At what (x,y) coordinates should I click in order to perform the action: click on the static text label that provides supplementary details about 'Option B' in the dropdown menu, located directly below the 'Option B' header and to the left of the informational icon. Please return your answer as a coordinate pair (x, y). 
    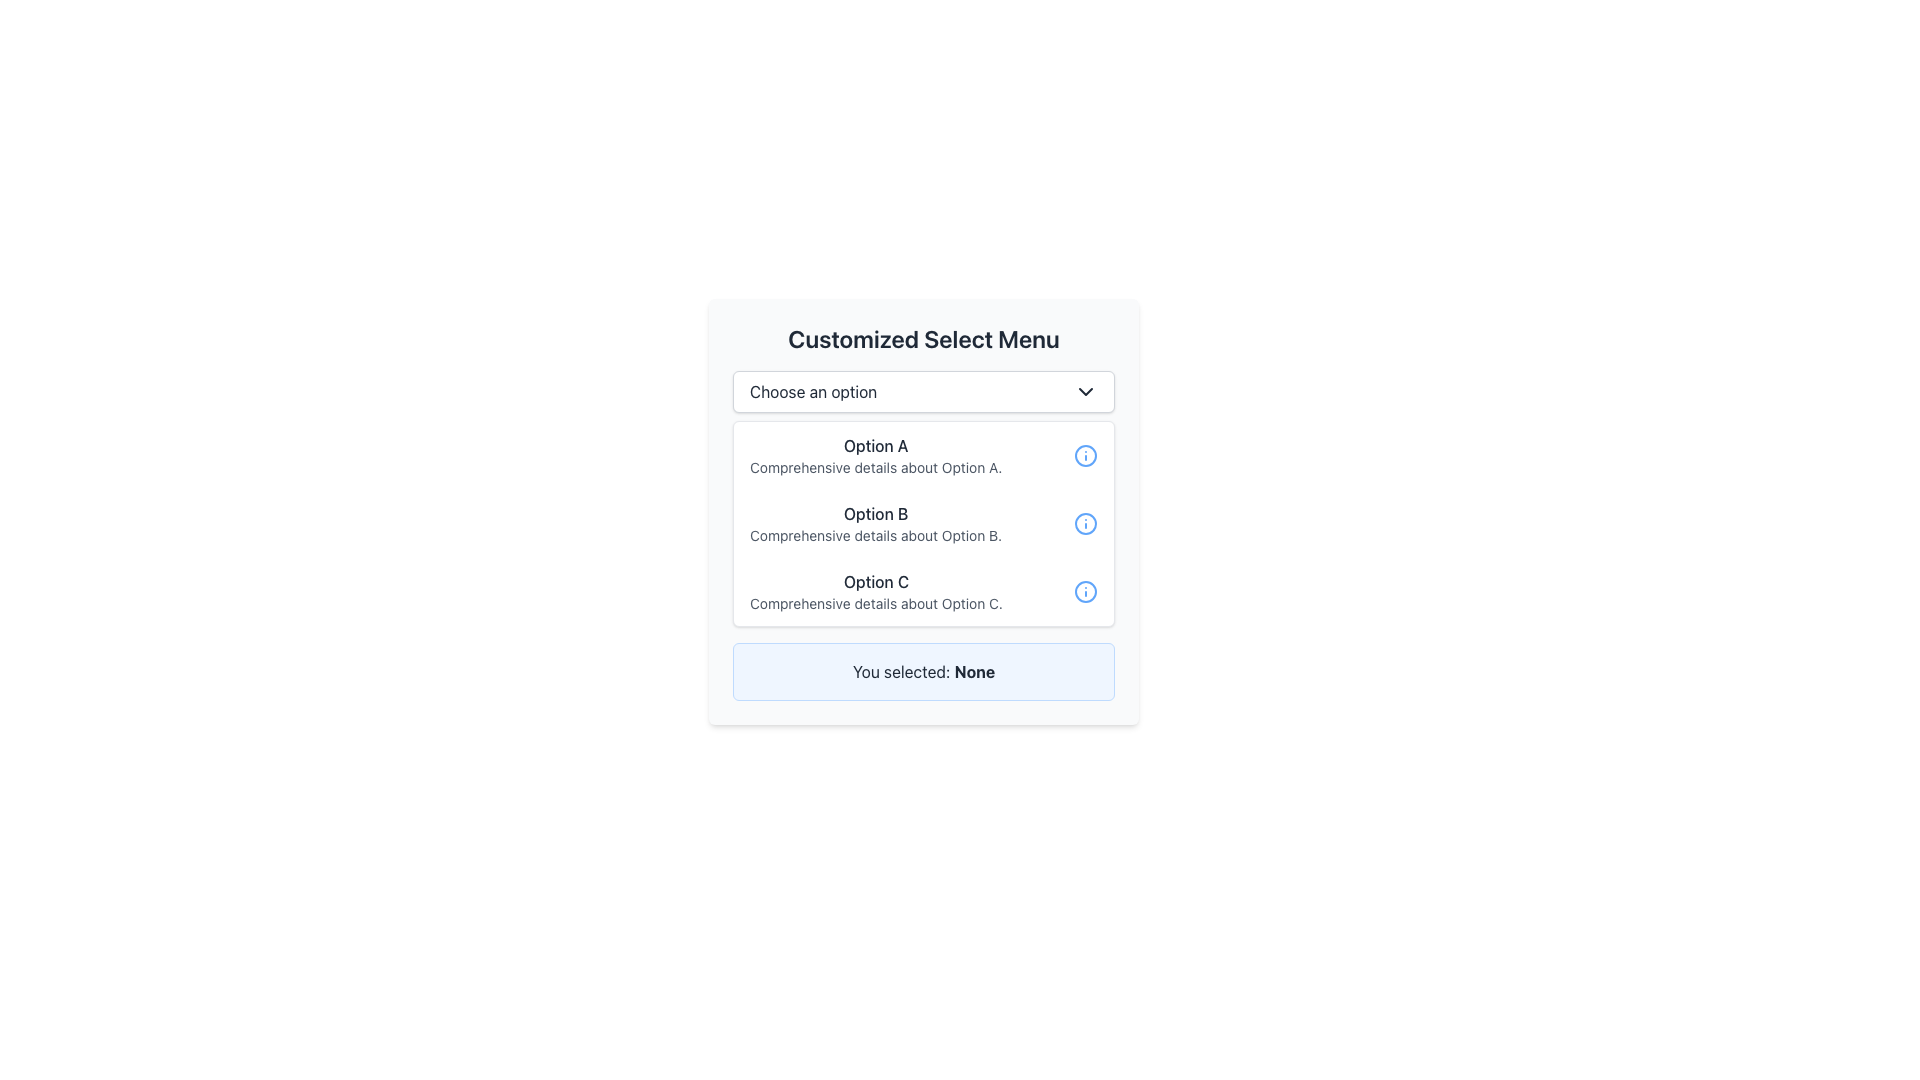
    Looking at the image, I should click on (876, 535).